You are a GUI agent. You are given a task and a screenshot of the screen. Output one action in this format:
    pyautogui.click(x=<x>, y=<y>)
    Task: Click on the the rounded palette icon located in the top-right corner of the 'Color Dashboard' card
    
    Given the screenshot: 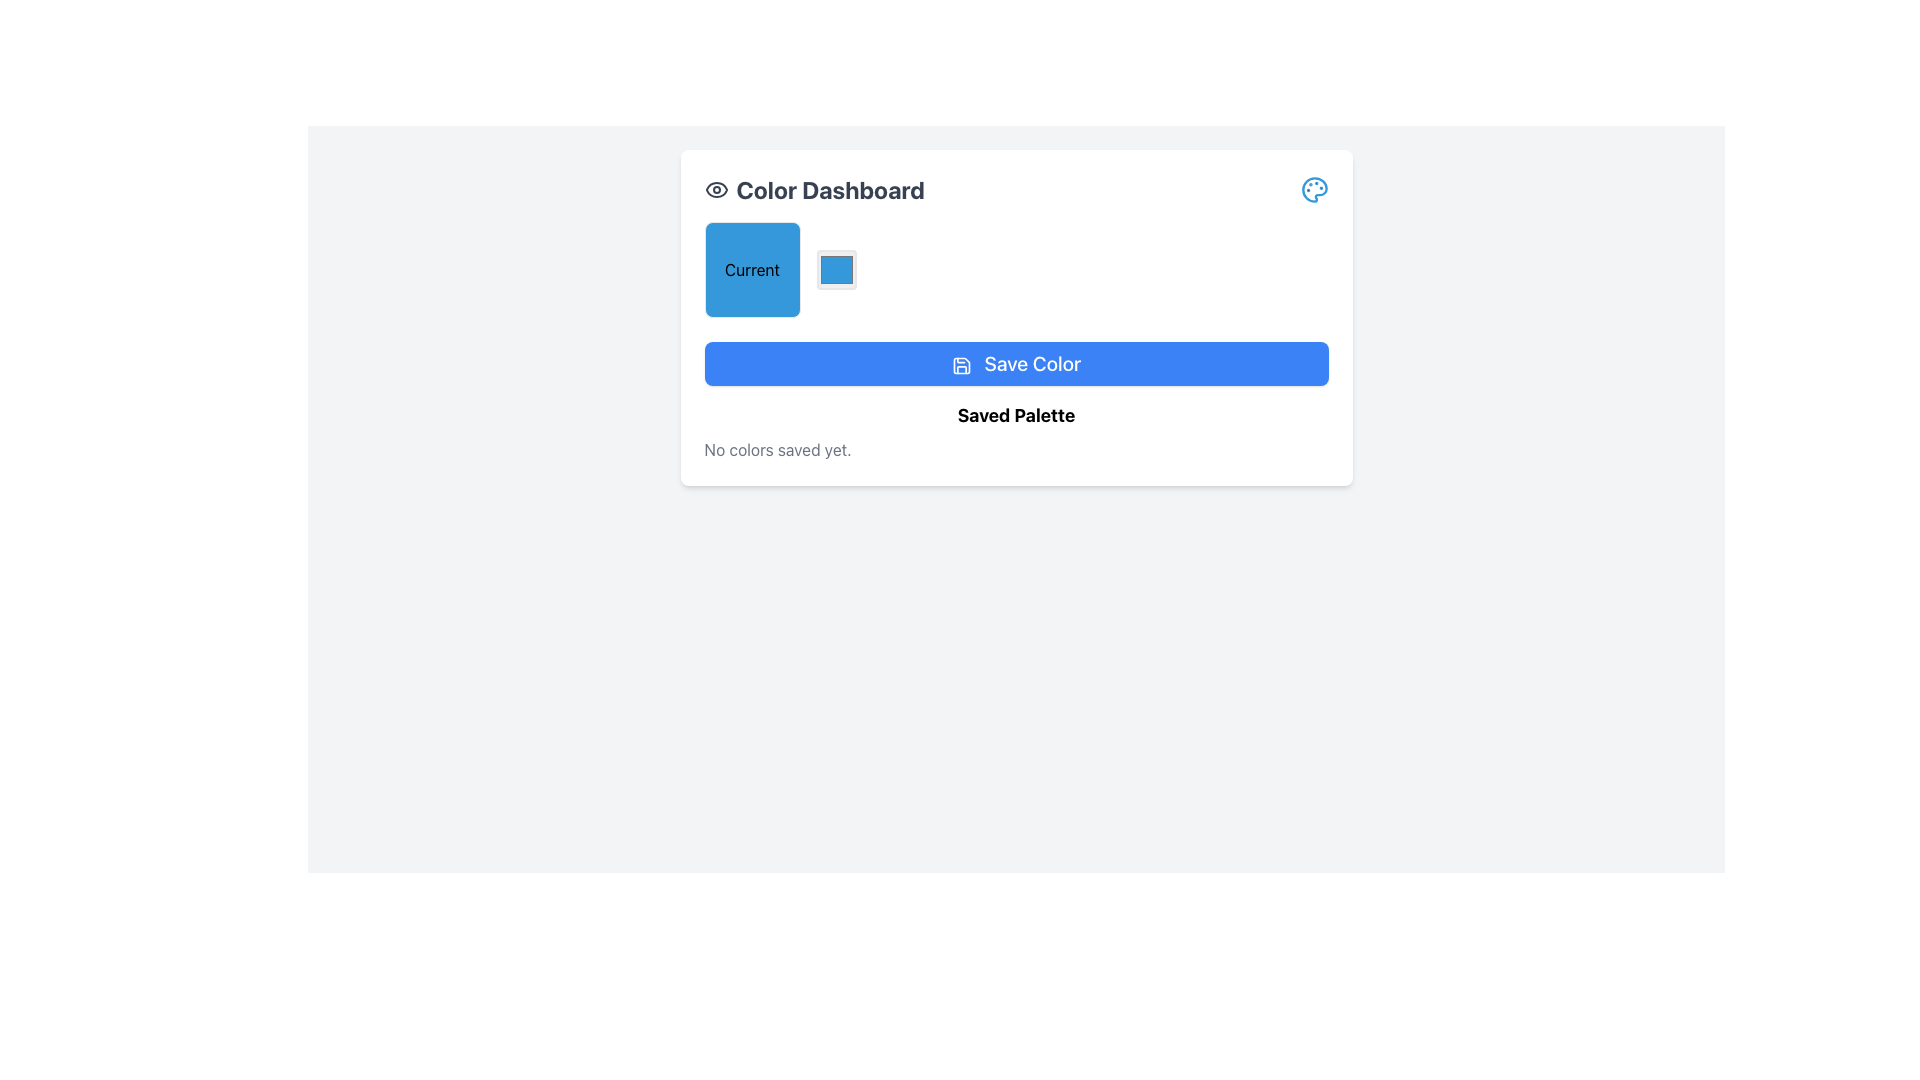 What is the action you would take?
    pyautogui.click(x=1314, y=189)
    